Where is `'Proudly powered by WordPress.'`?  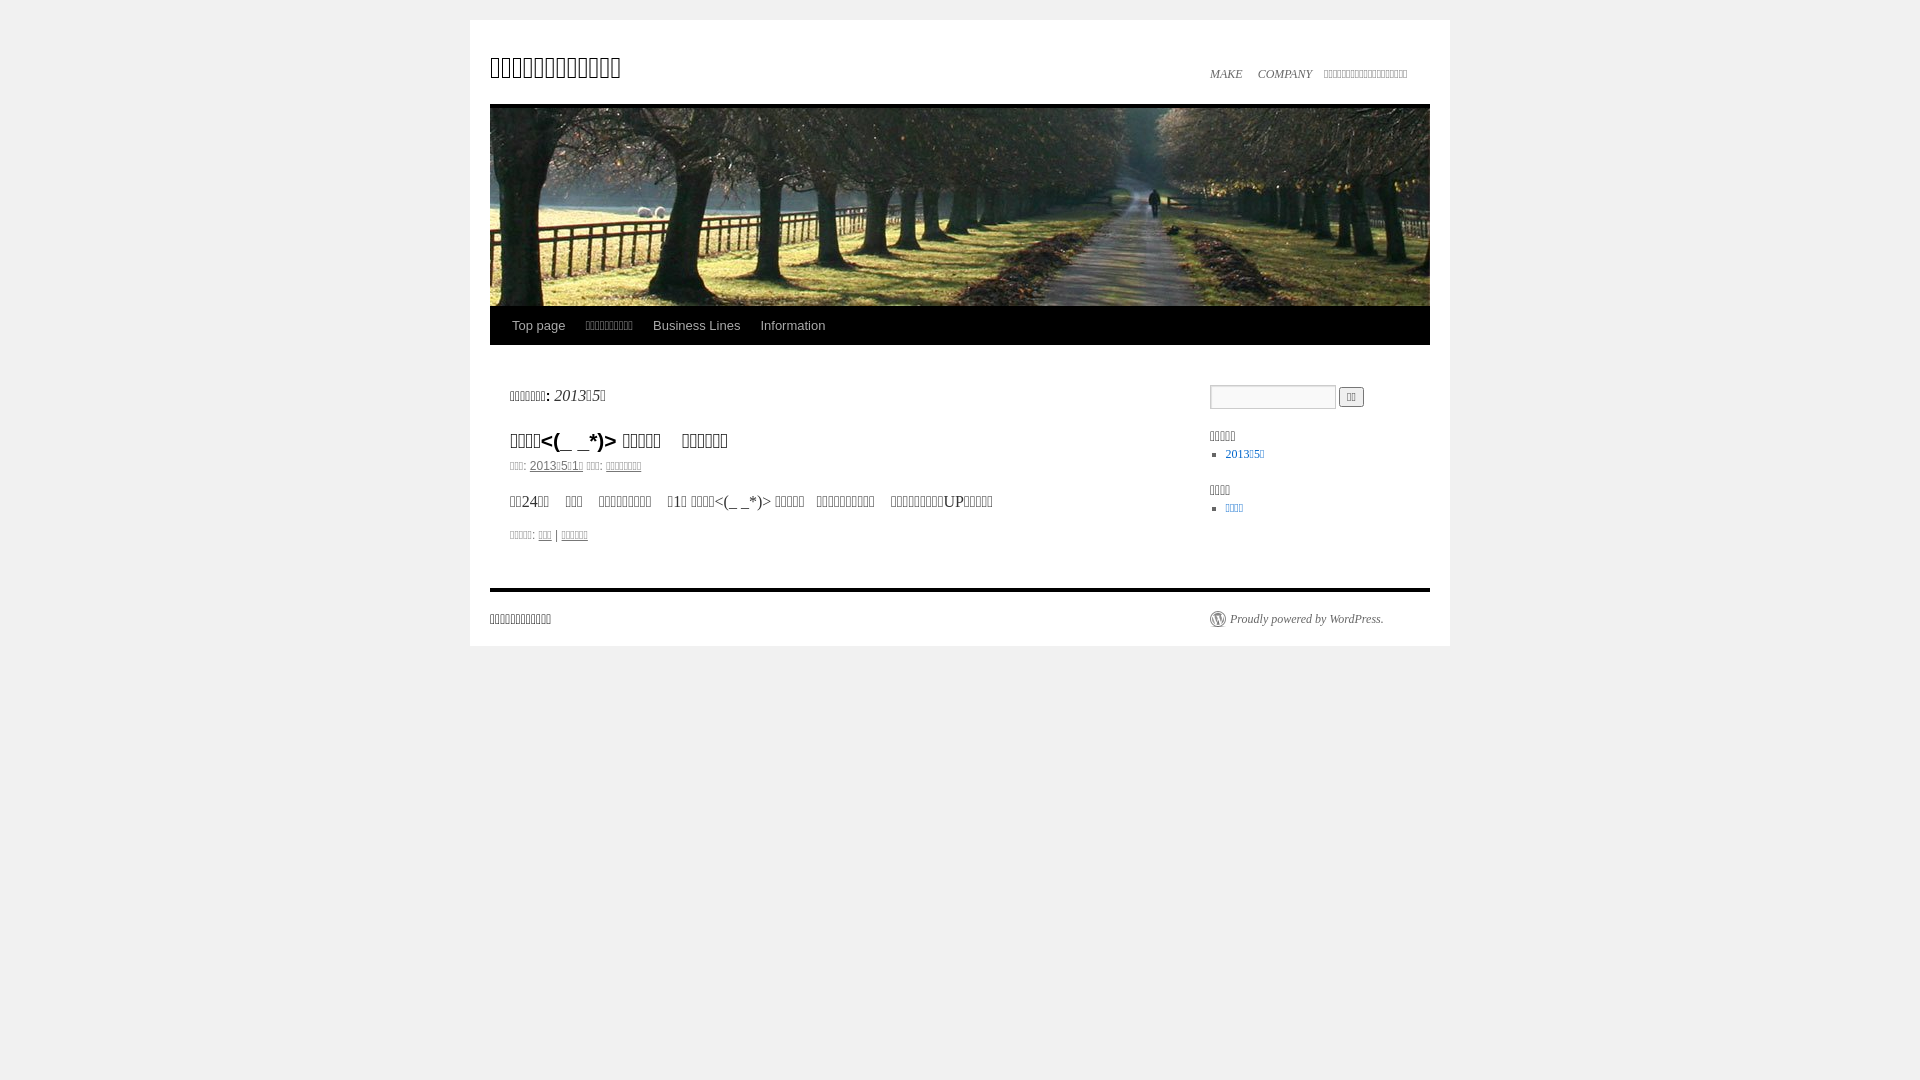 'Proudly powered by WordPress.' is located at coordinates (1296, 617).